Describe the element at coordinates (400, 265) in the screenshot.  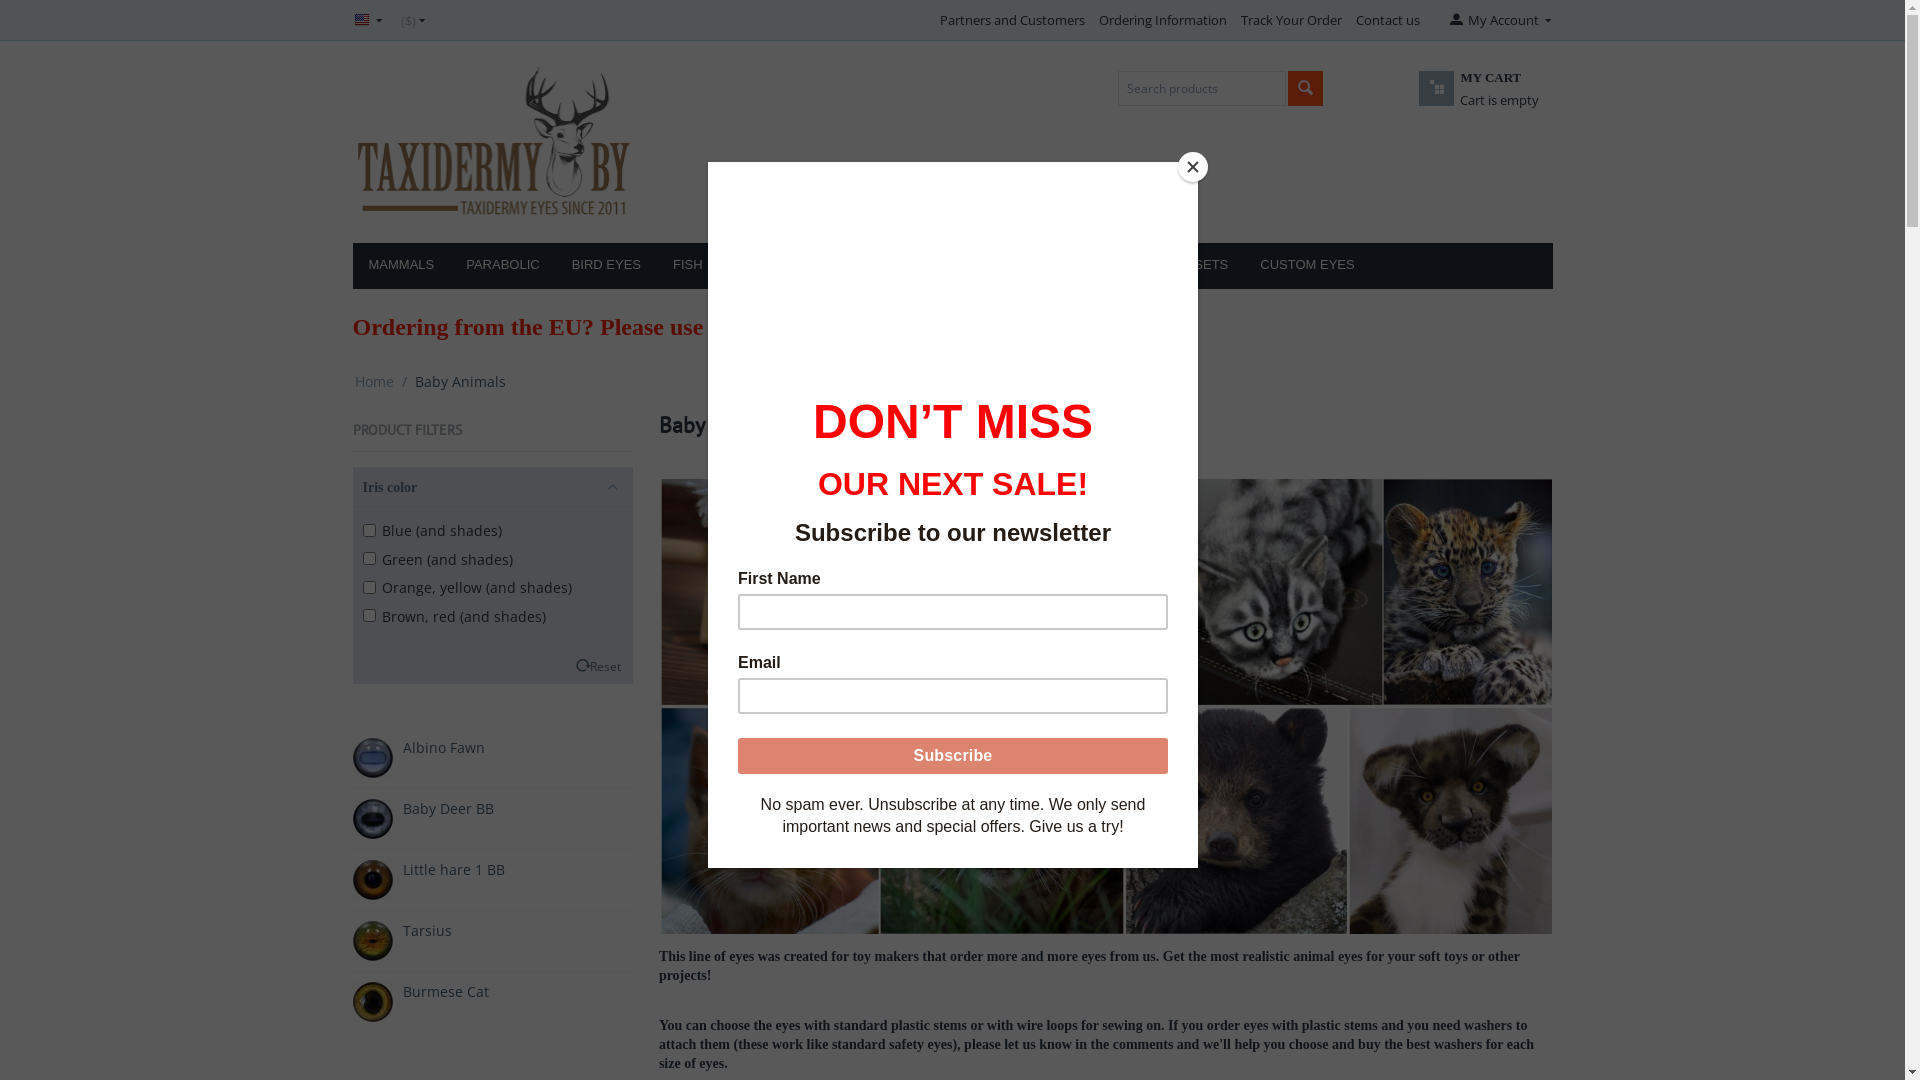
I see `'MAMMALS'` at that location.